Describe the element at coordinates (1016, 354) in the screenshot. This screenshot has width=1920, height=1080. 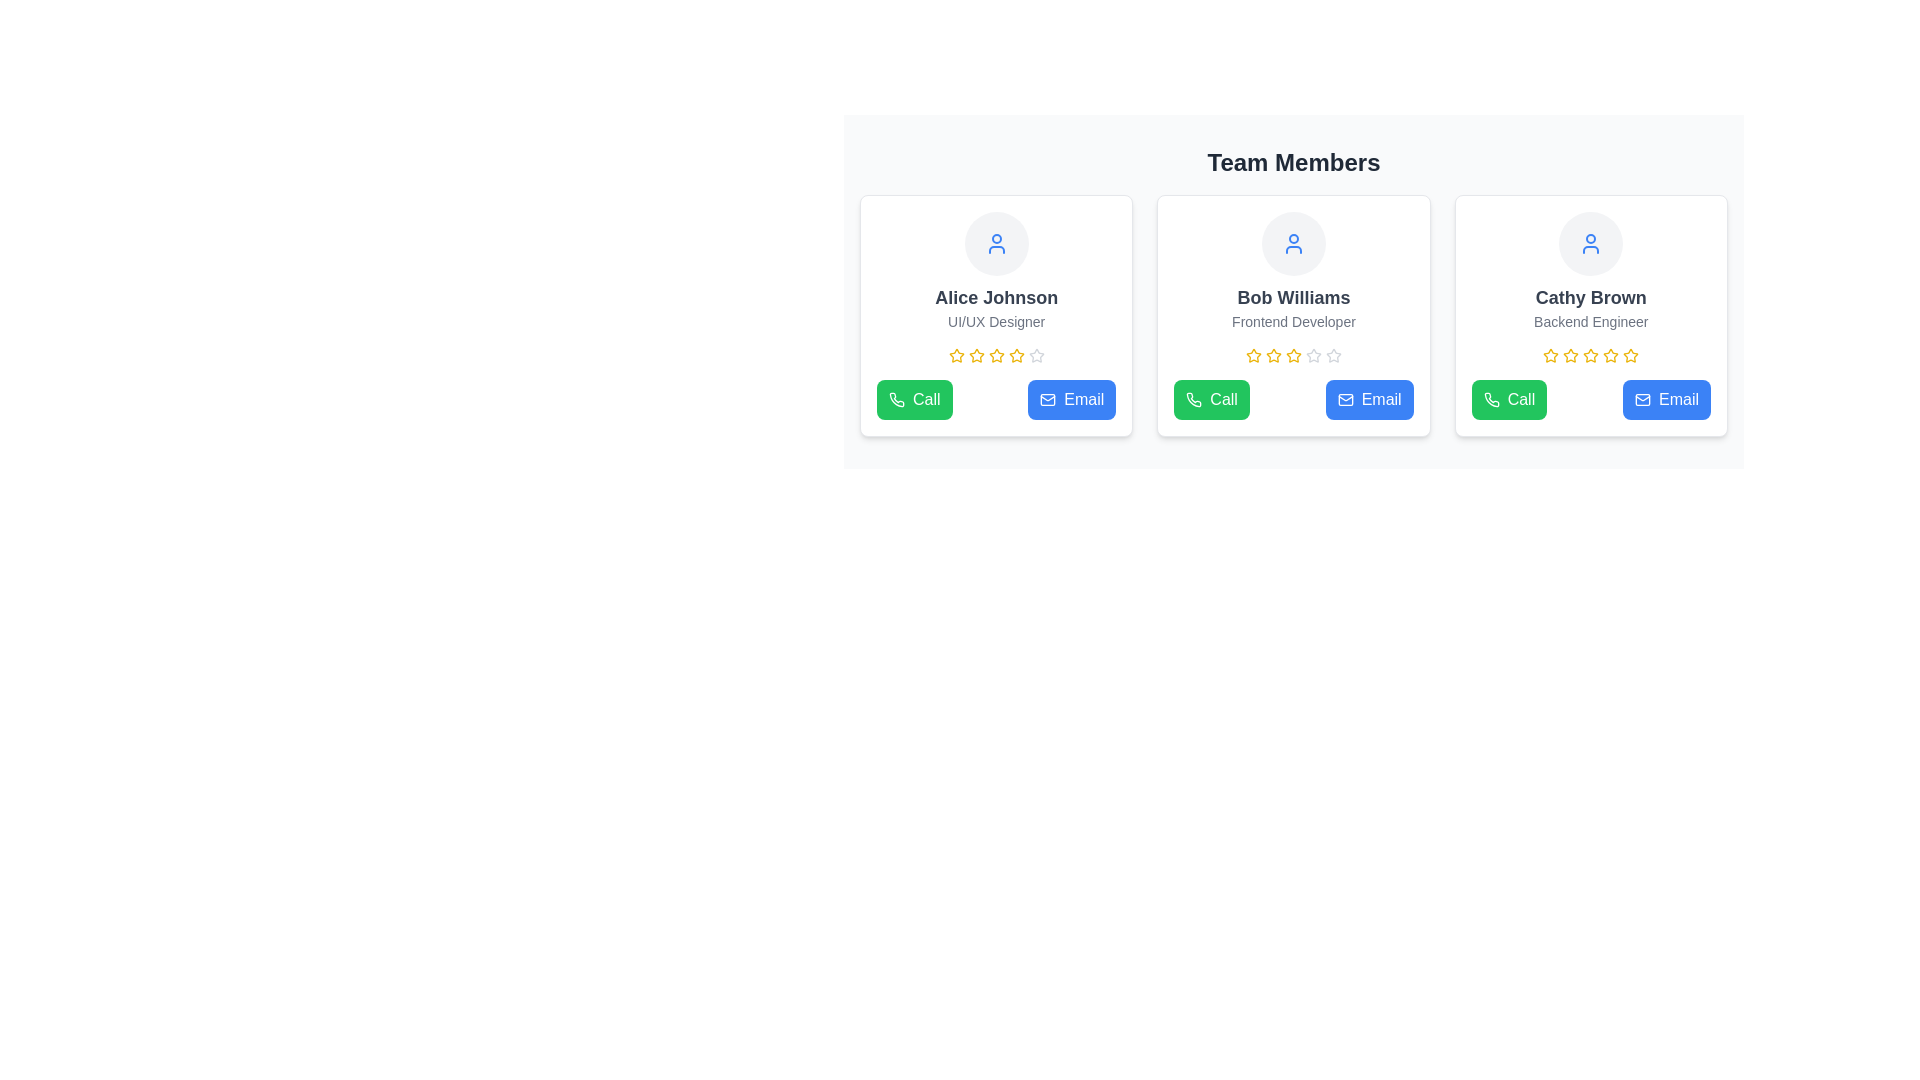
I see `the fourth rating star icon in the rating widget beneath Alice Johnson's profile` at that location.